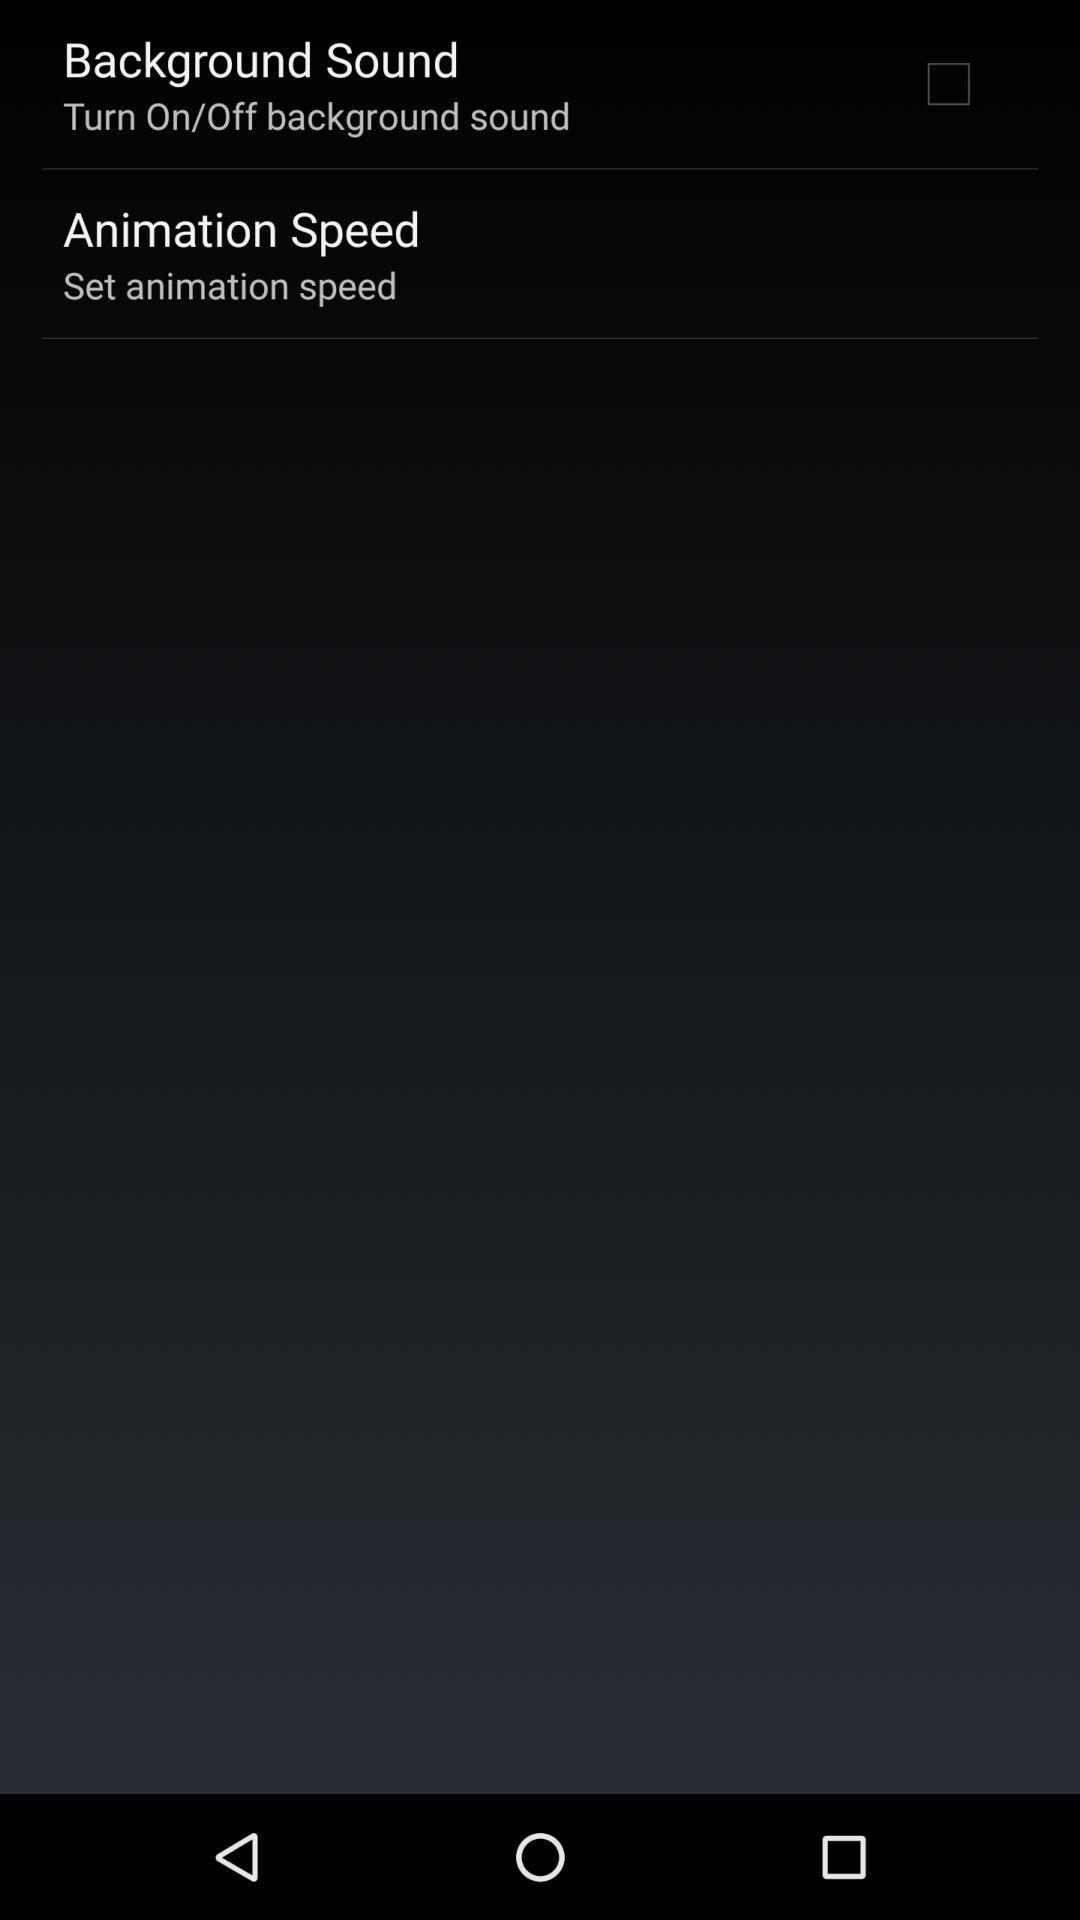  Describe the element at coordinates (947, 82) in the screenshot. I see `the icon to the right of turn on off icon` at that location.